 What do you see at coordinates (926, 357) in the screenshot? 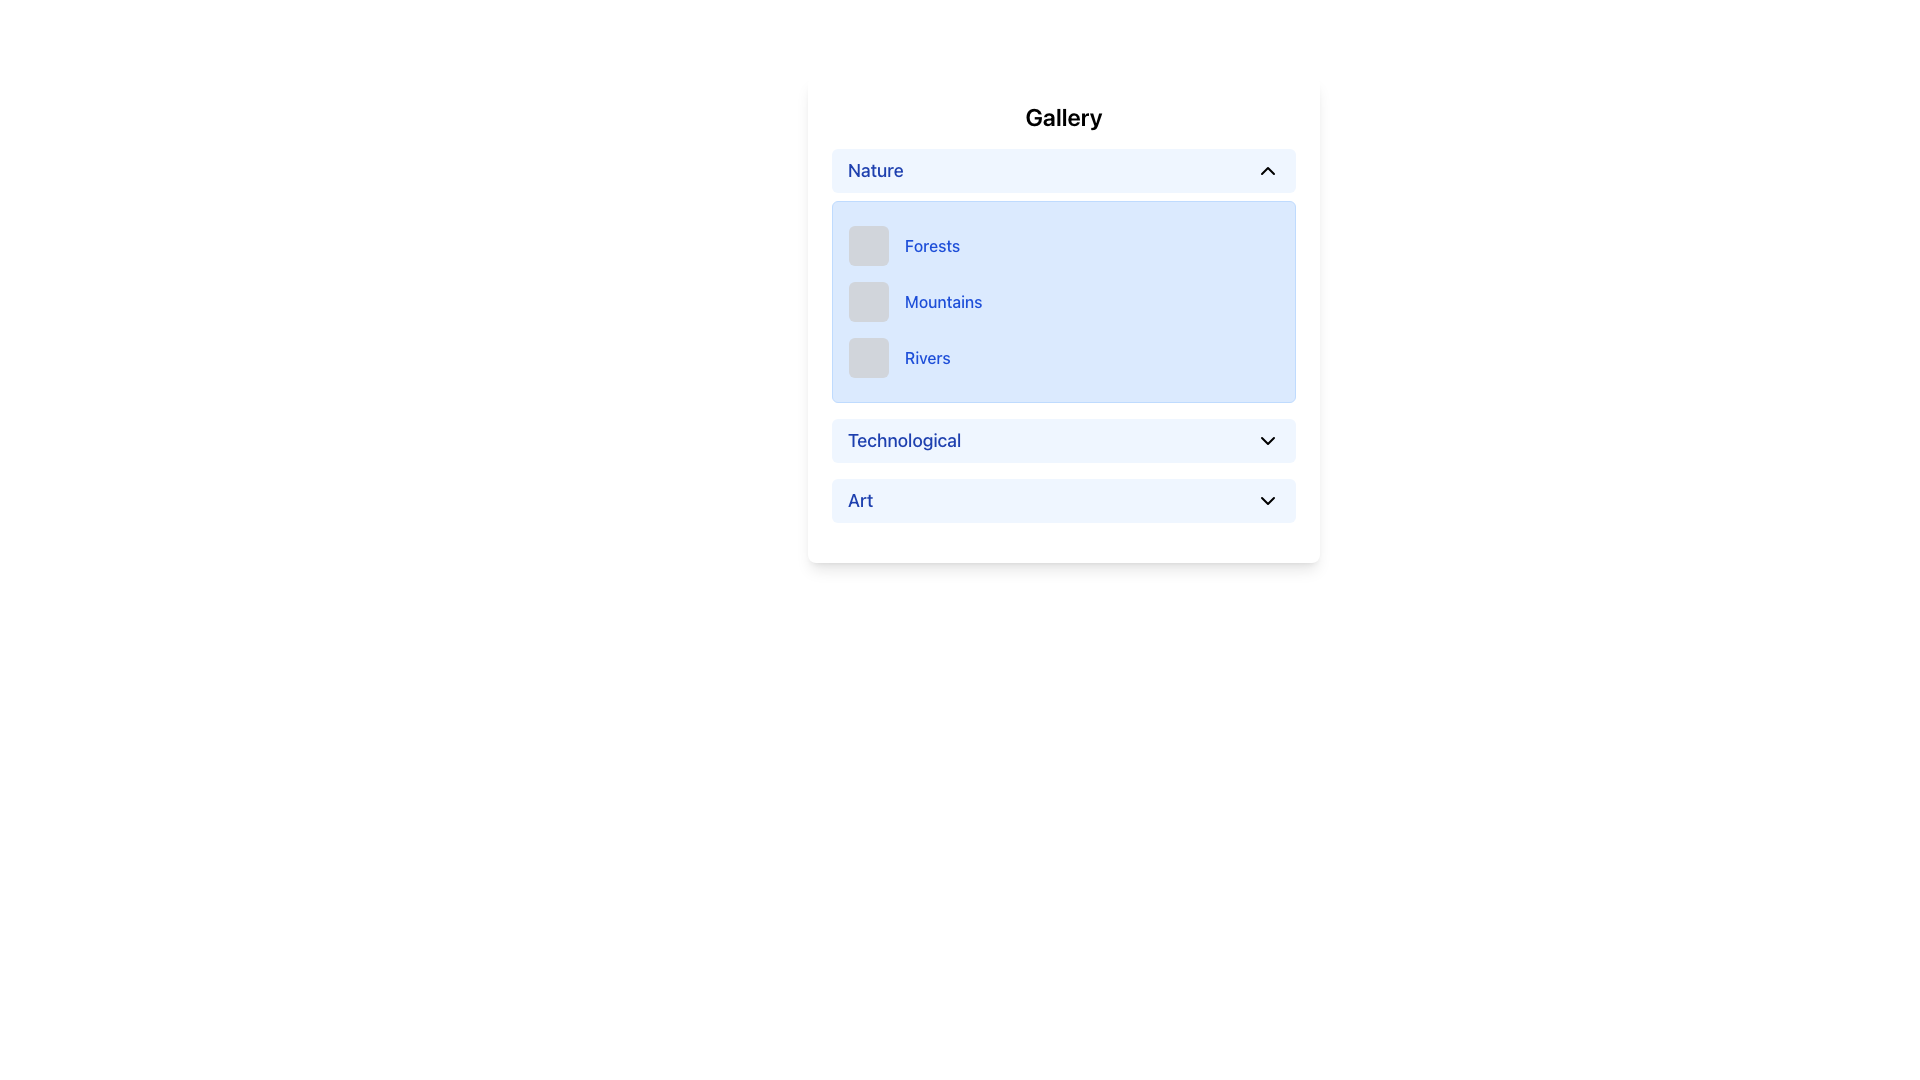
I see `the text label 'Rivers' which is styled in blue and located` at bounding box center [926, 357].